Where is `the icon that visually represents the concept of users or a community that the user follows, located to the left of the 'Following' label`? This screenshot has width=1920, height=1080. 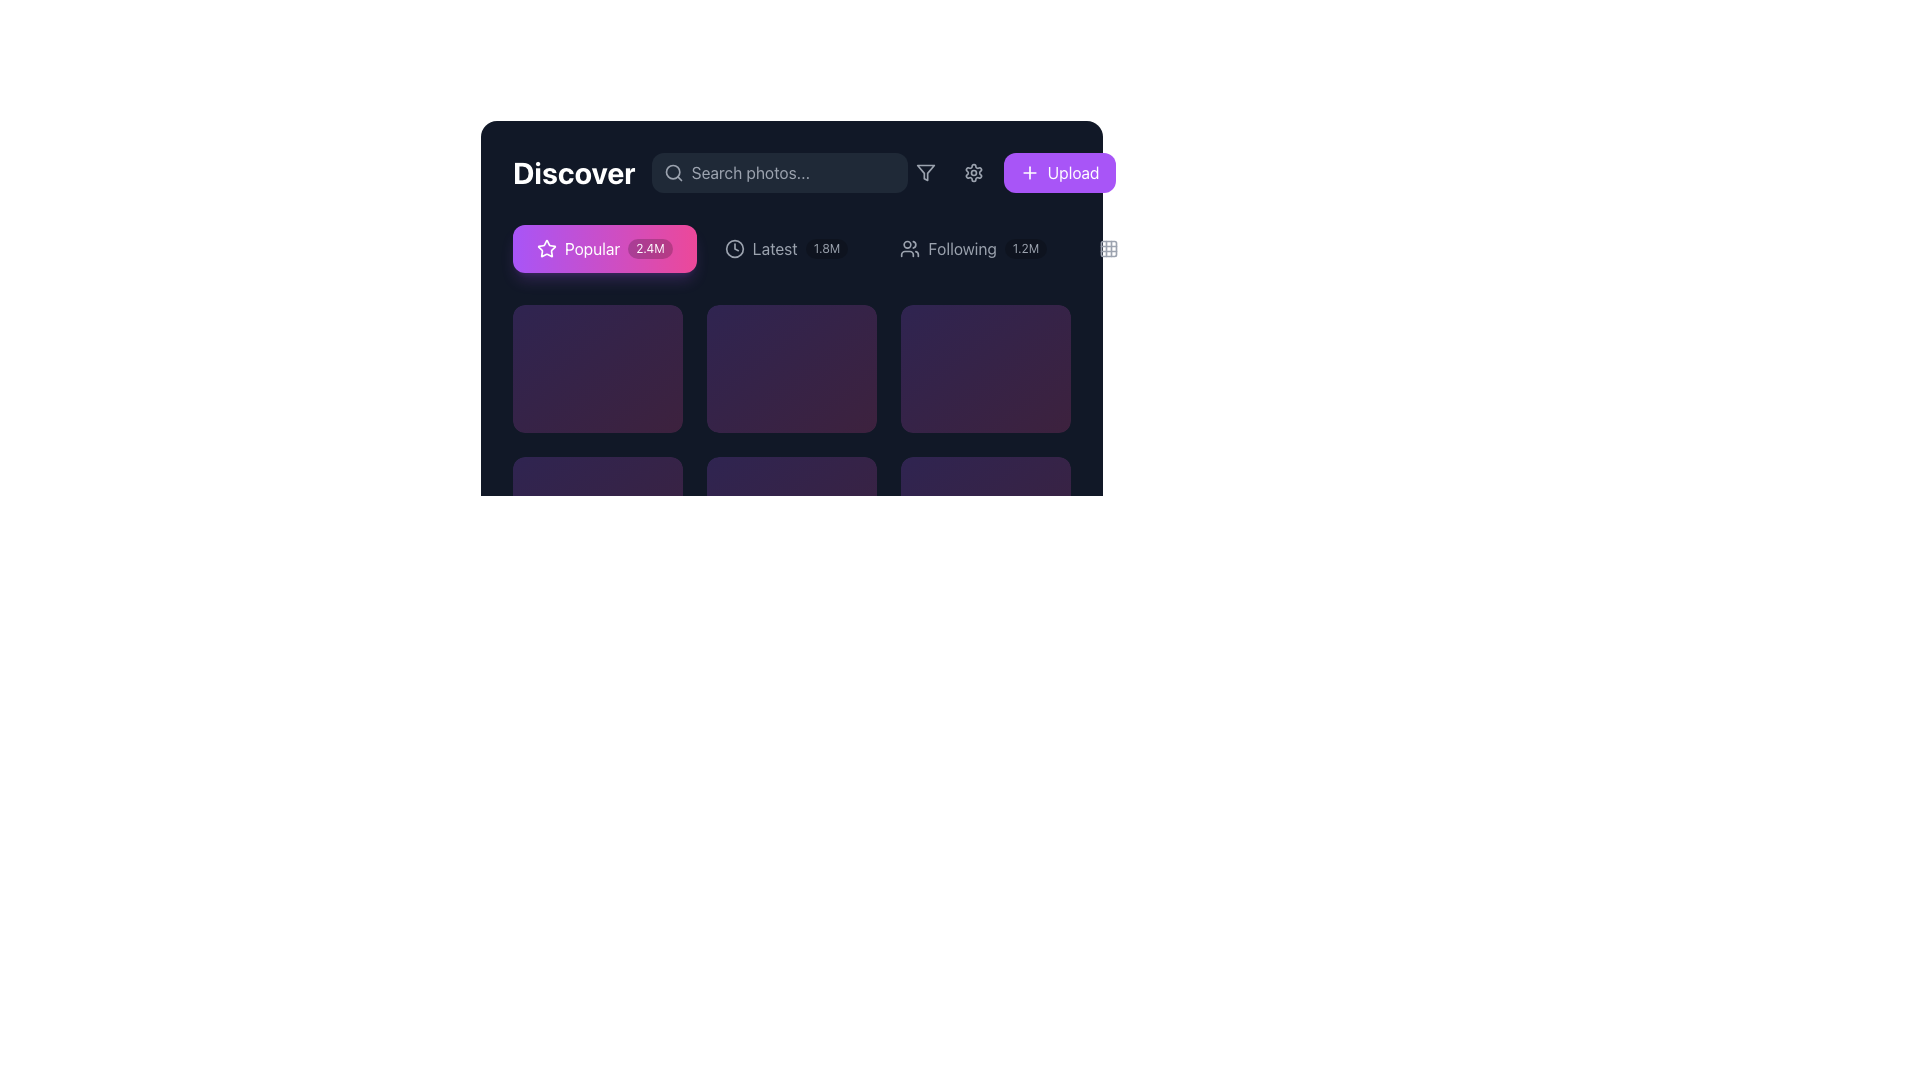 the icon that visually represents the concept of users or a community that the user follows, located to the left of the 'Following' label is located at coordinates (909, 248).